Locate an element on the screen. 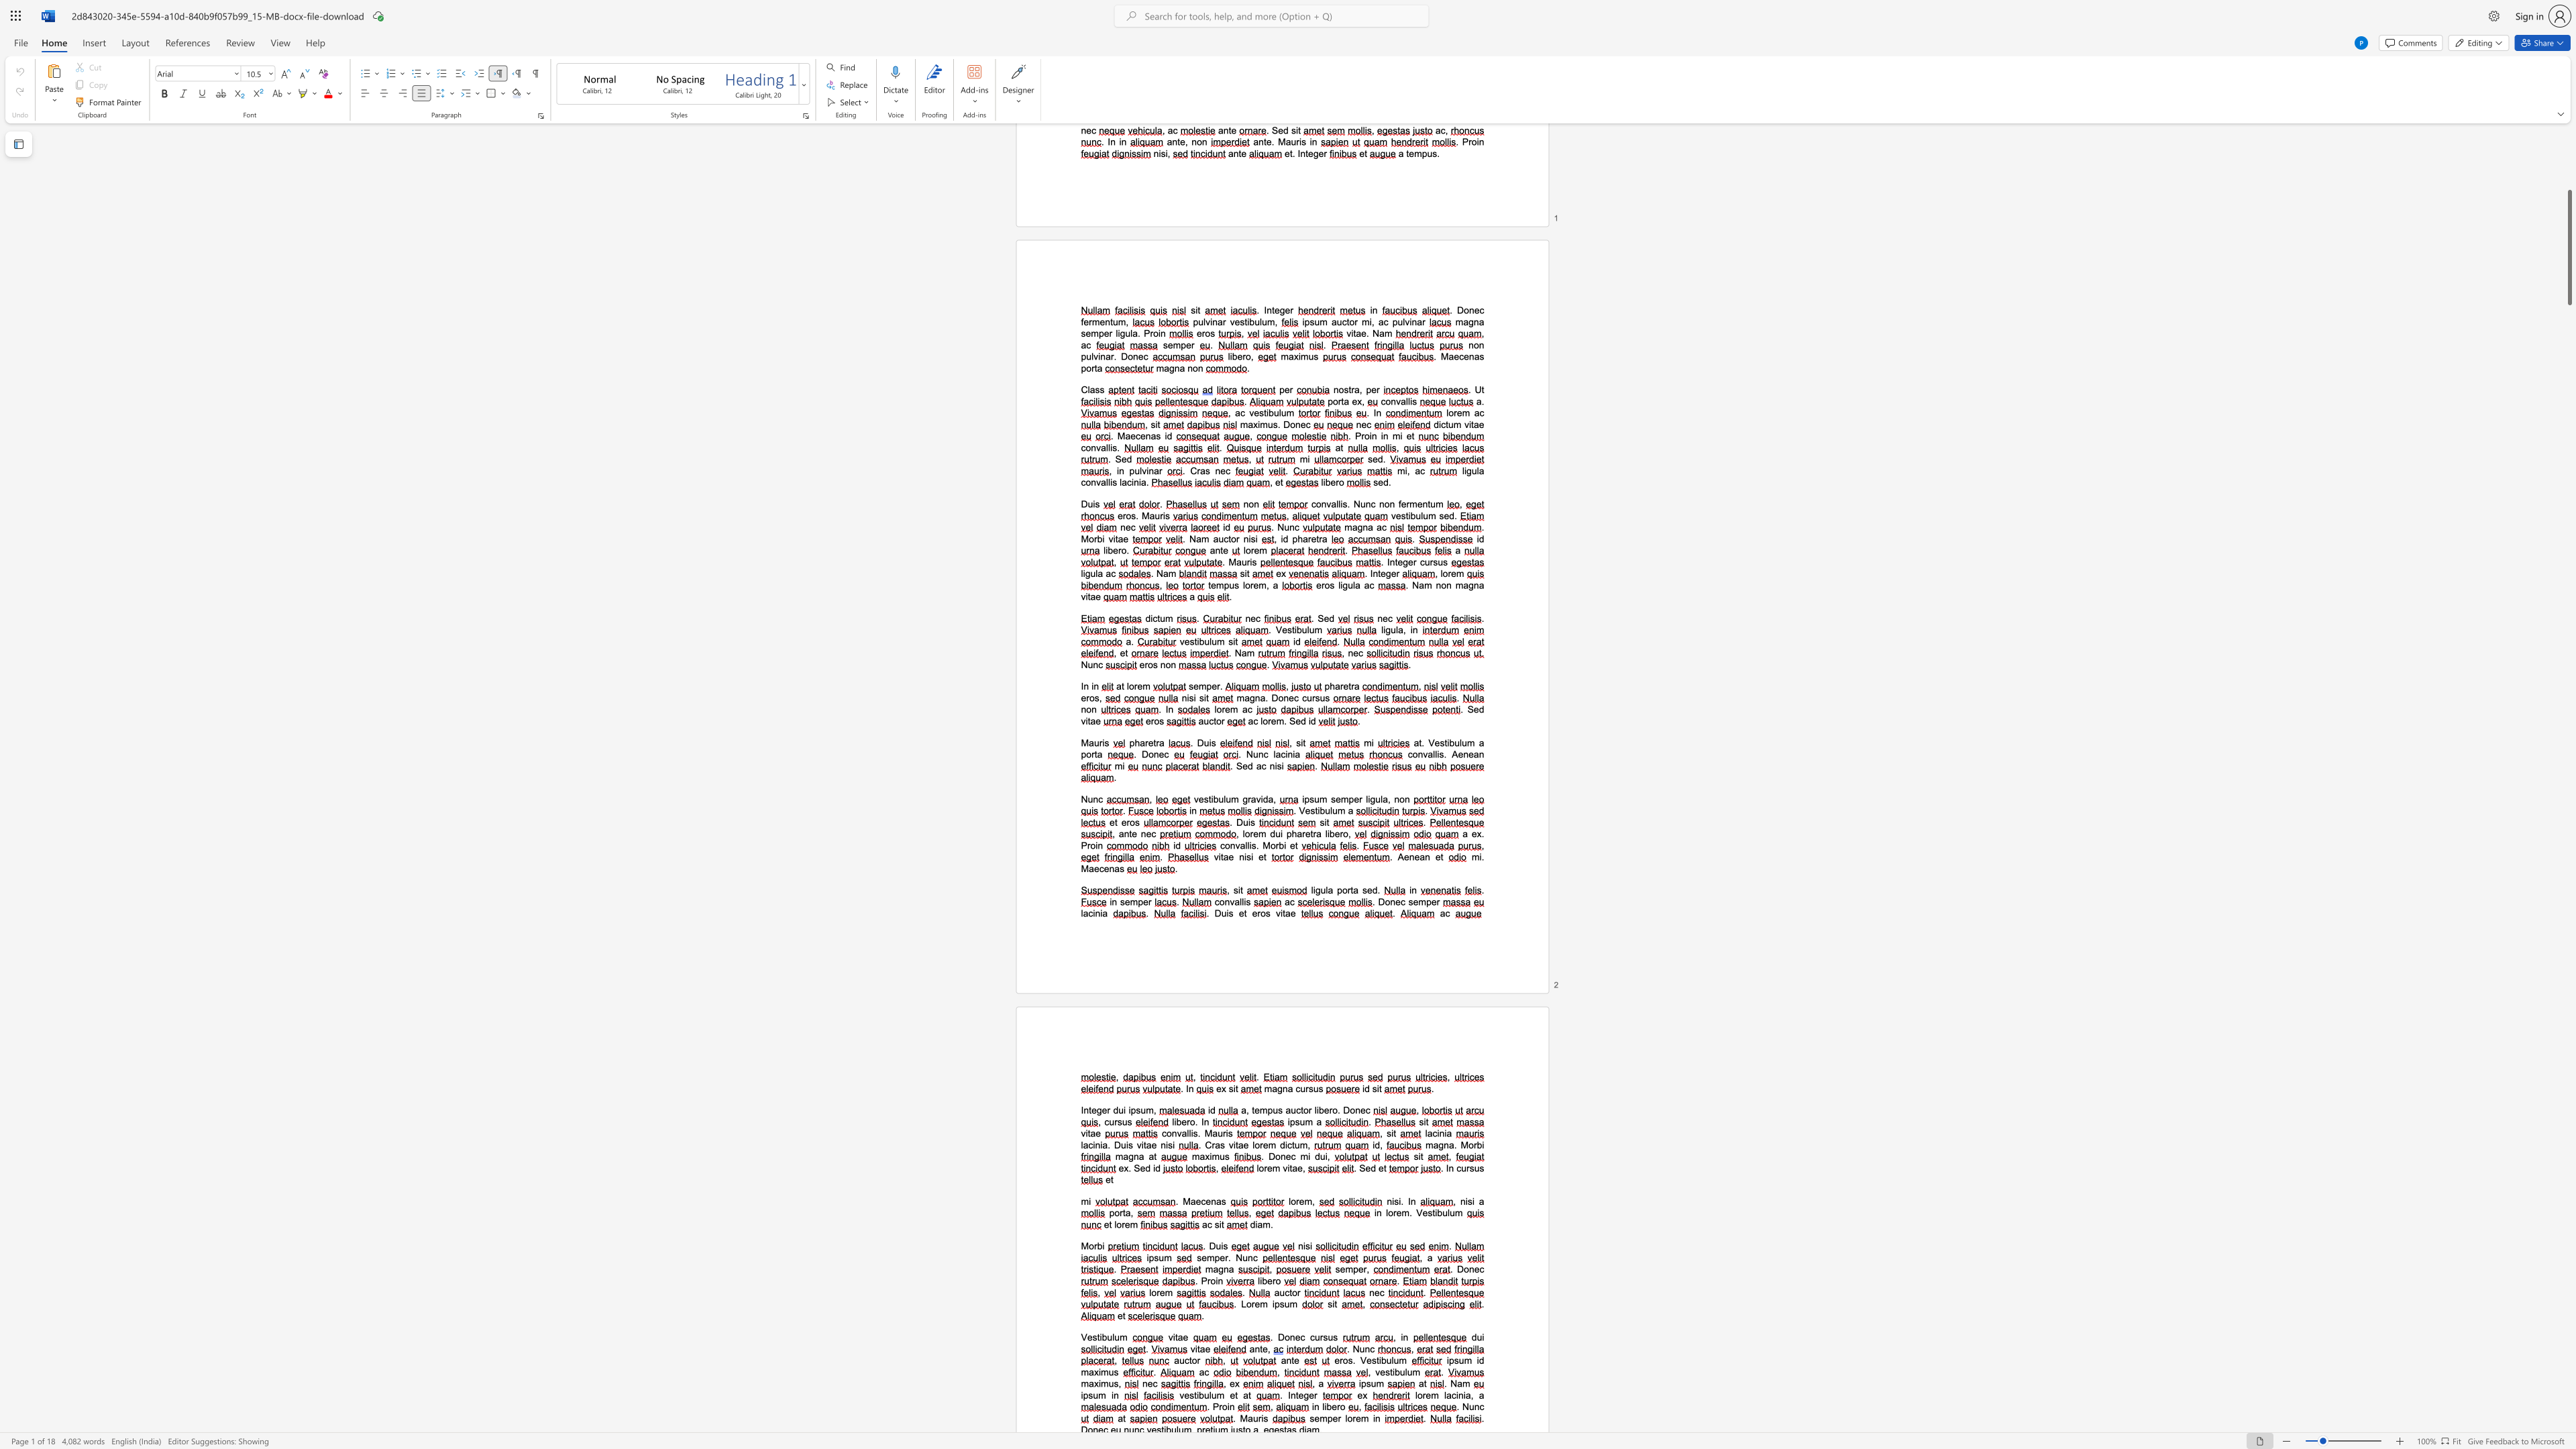 Image resolution: width=2576 pixels, height=1449 pixels. the space between the continuous character "n" and "e" in the text is located at coordinates (1284, 1157).